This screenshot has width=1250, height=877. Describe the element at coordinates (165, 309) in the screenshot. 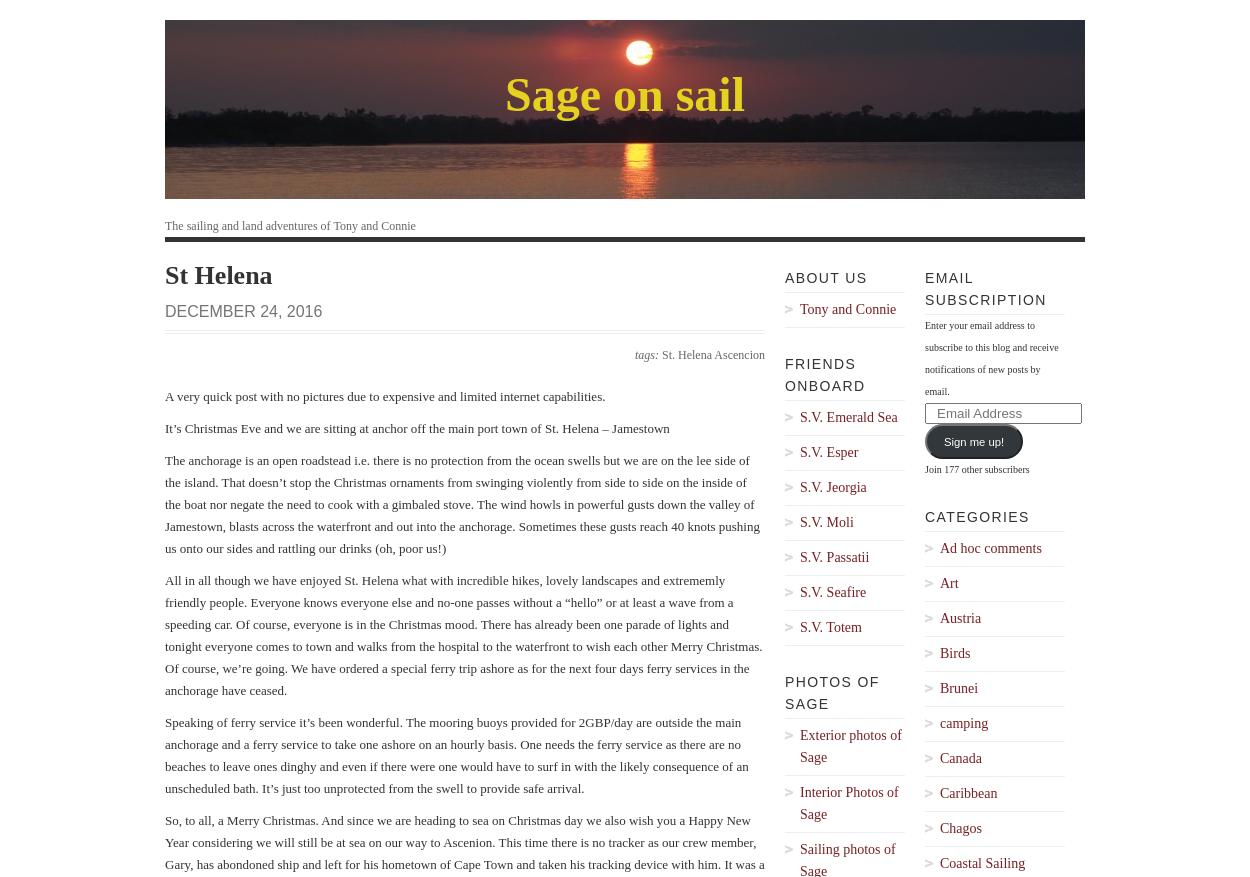

I see `'December 24, 2016'` at that location.